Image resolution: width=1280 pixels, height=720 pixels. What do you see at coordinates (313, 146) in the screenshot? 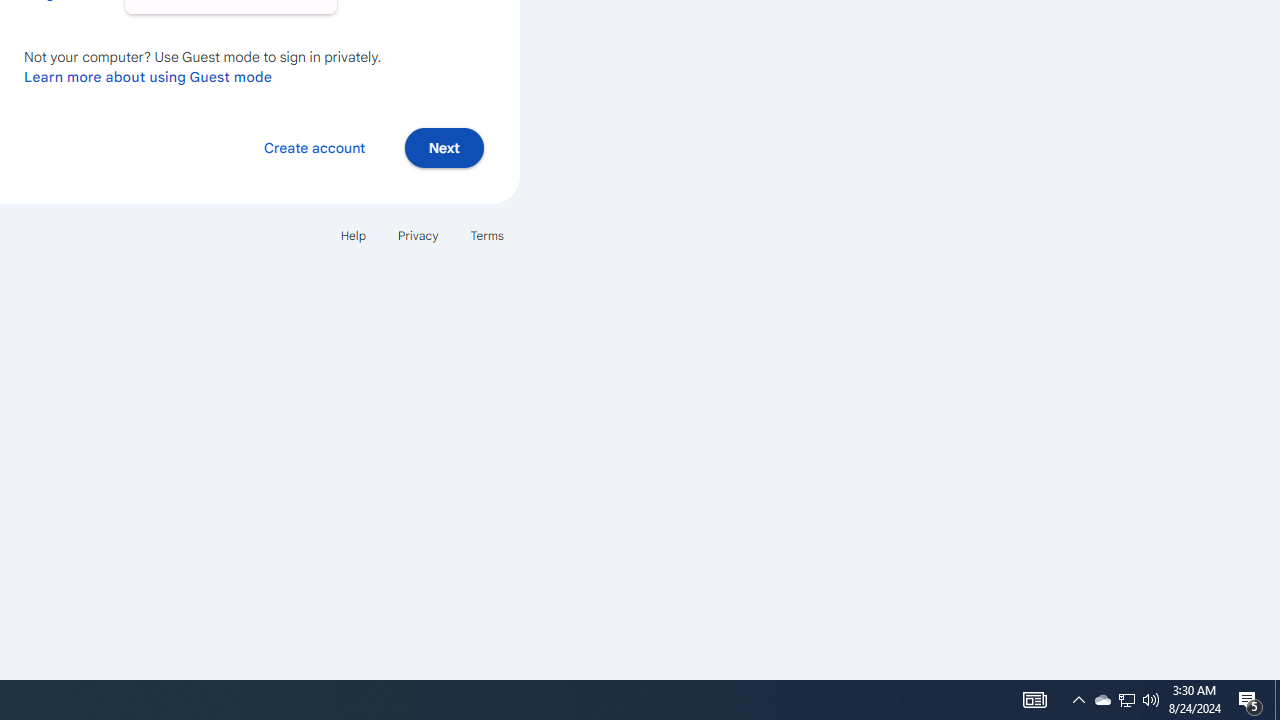
I see `'Create account'` at bounding box center [313, 146].